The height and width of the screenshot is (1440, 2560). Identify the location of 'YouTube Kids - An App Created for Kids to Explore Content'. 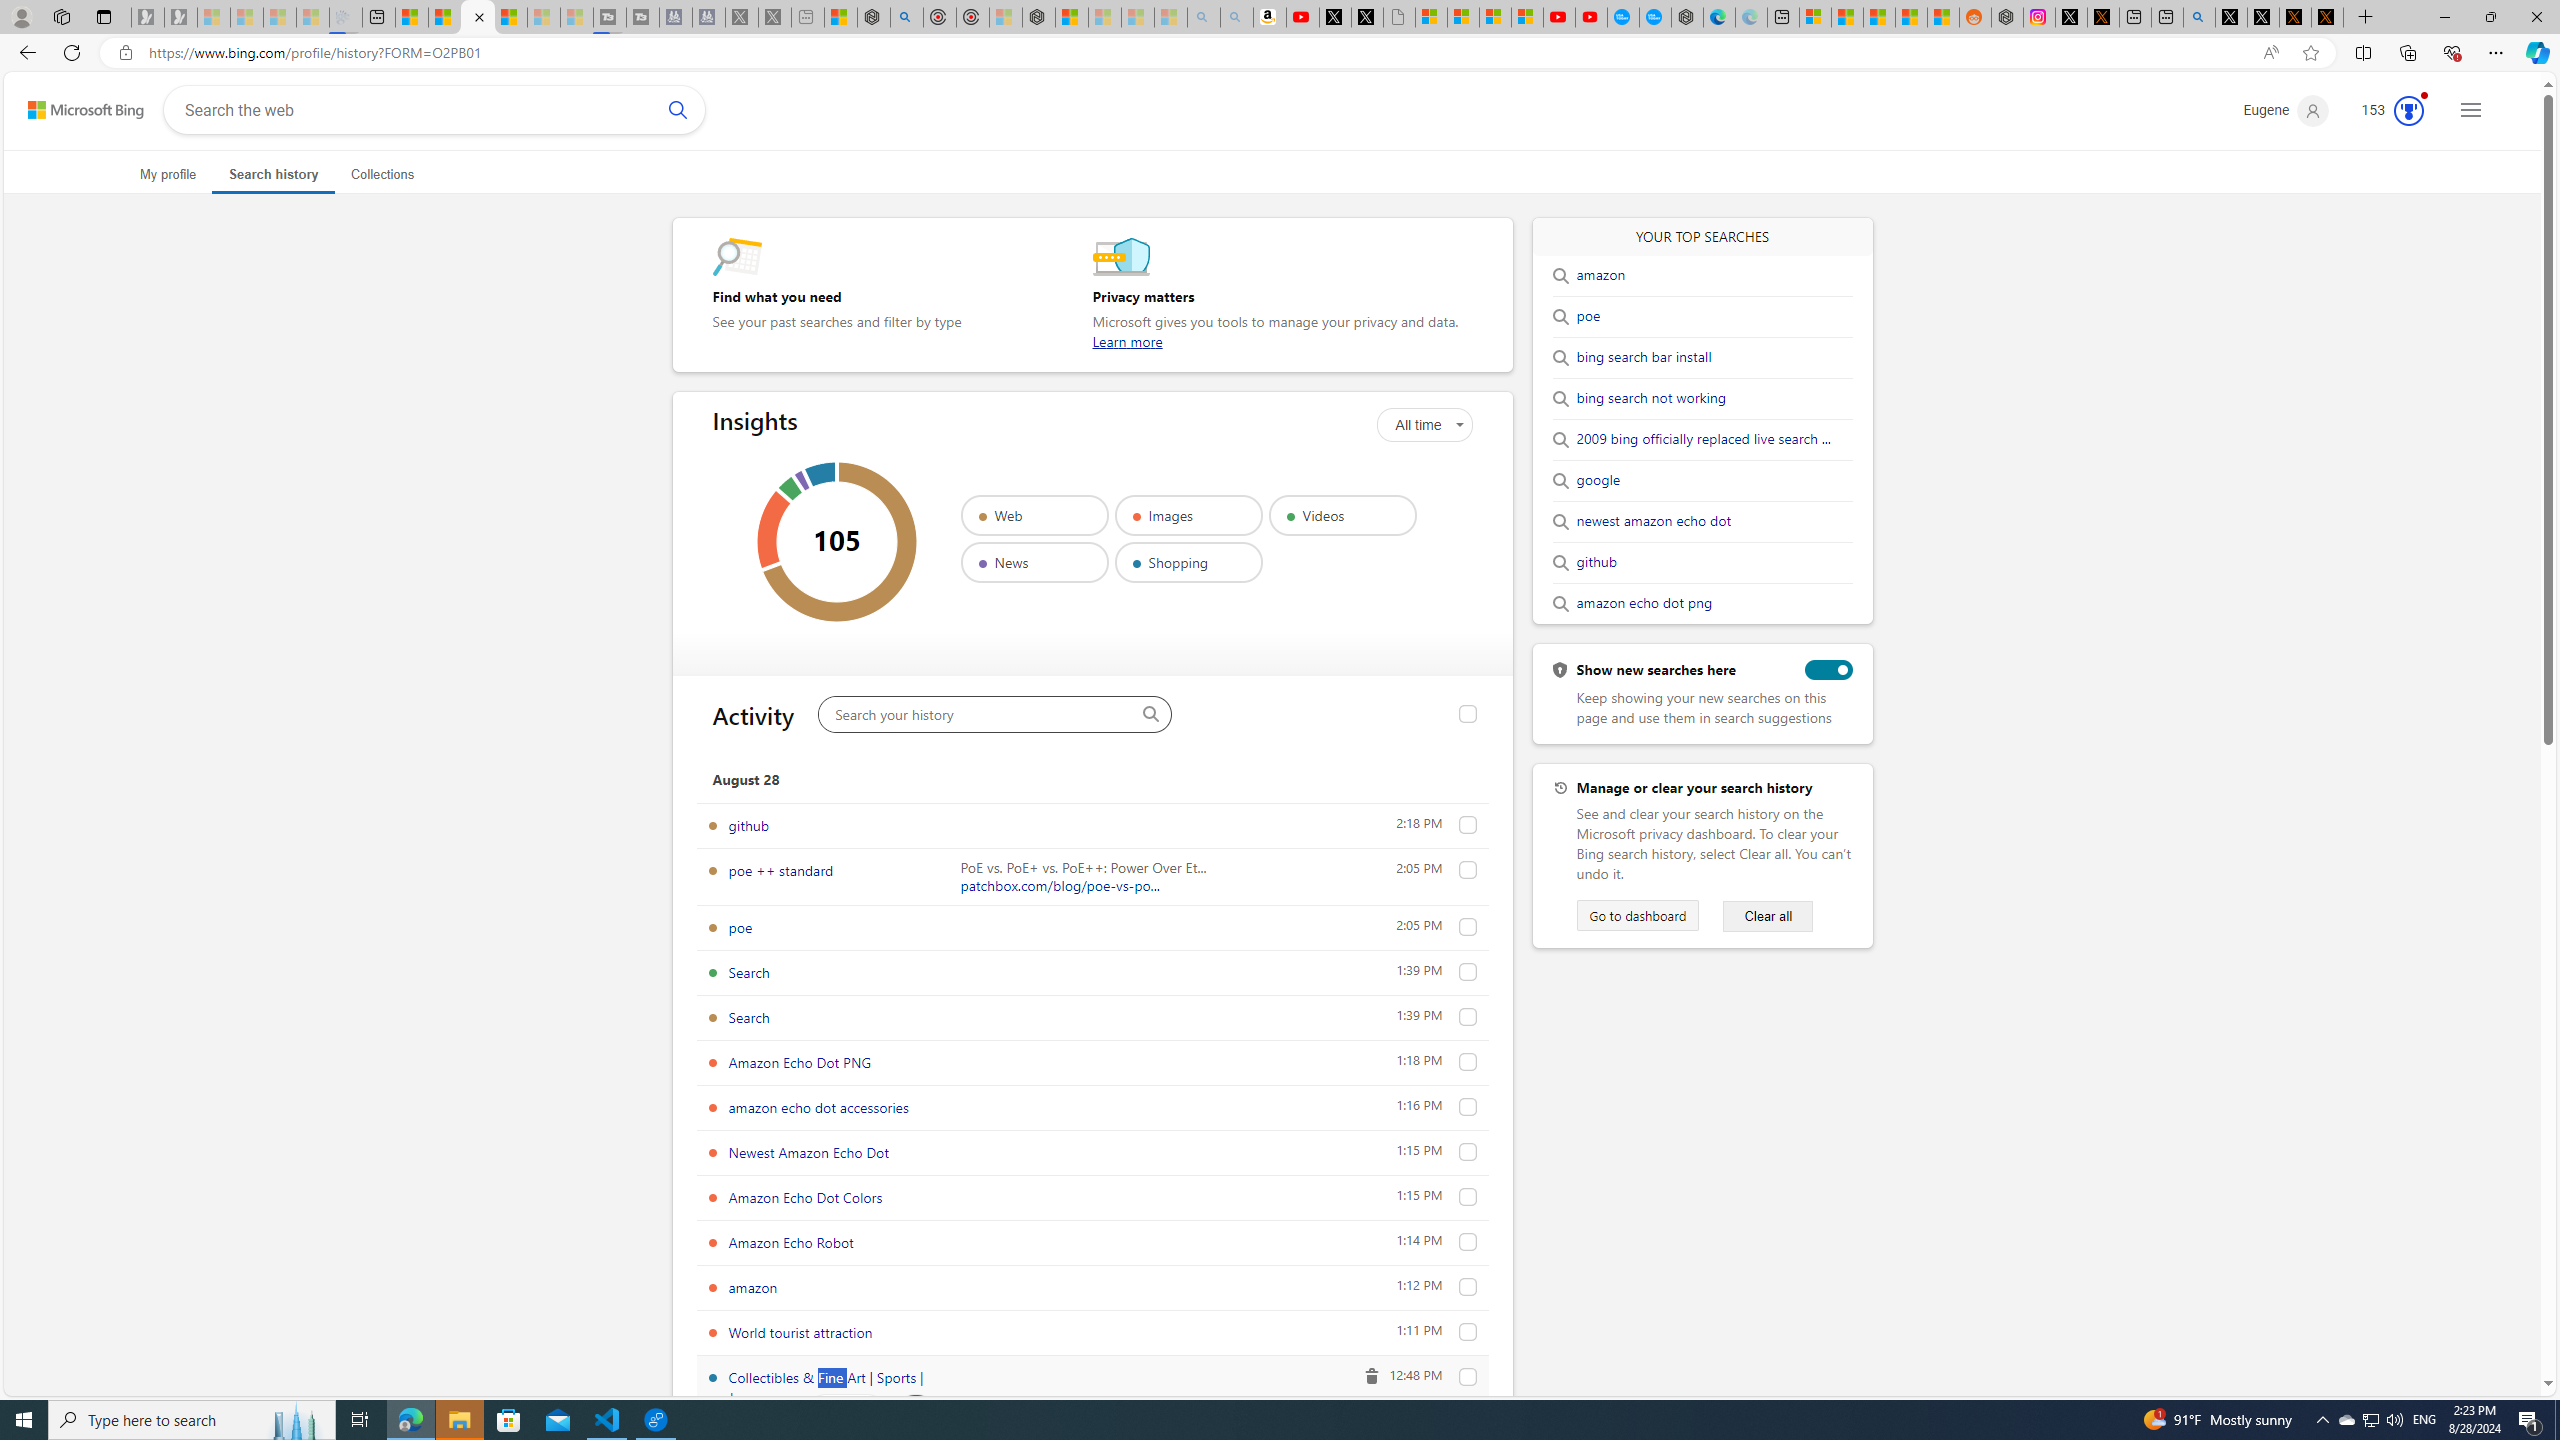
(1590, 16).